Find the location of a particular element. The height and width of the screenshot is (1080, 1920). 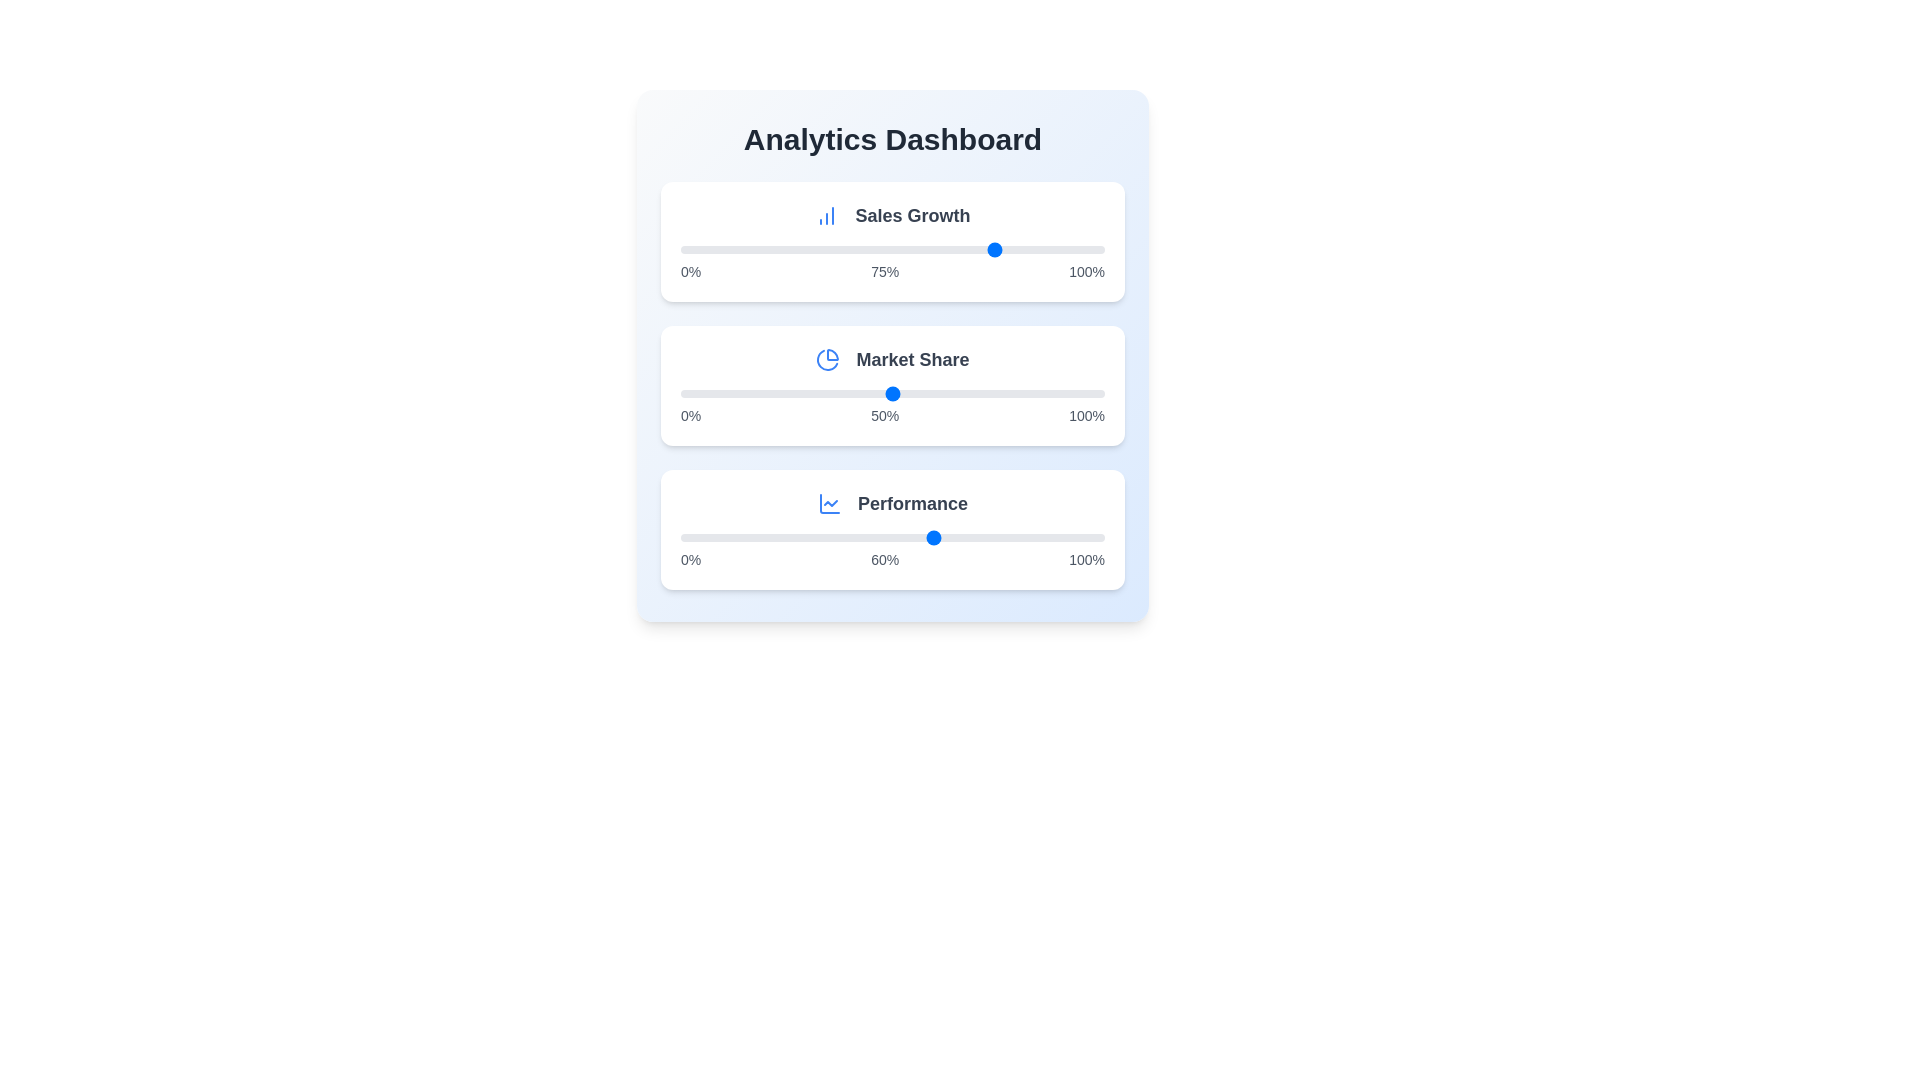

the 'Sales Growth' slider to 84% is located at coordinates (1037, 249).